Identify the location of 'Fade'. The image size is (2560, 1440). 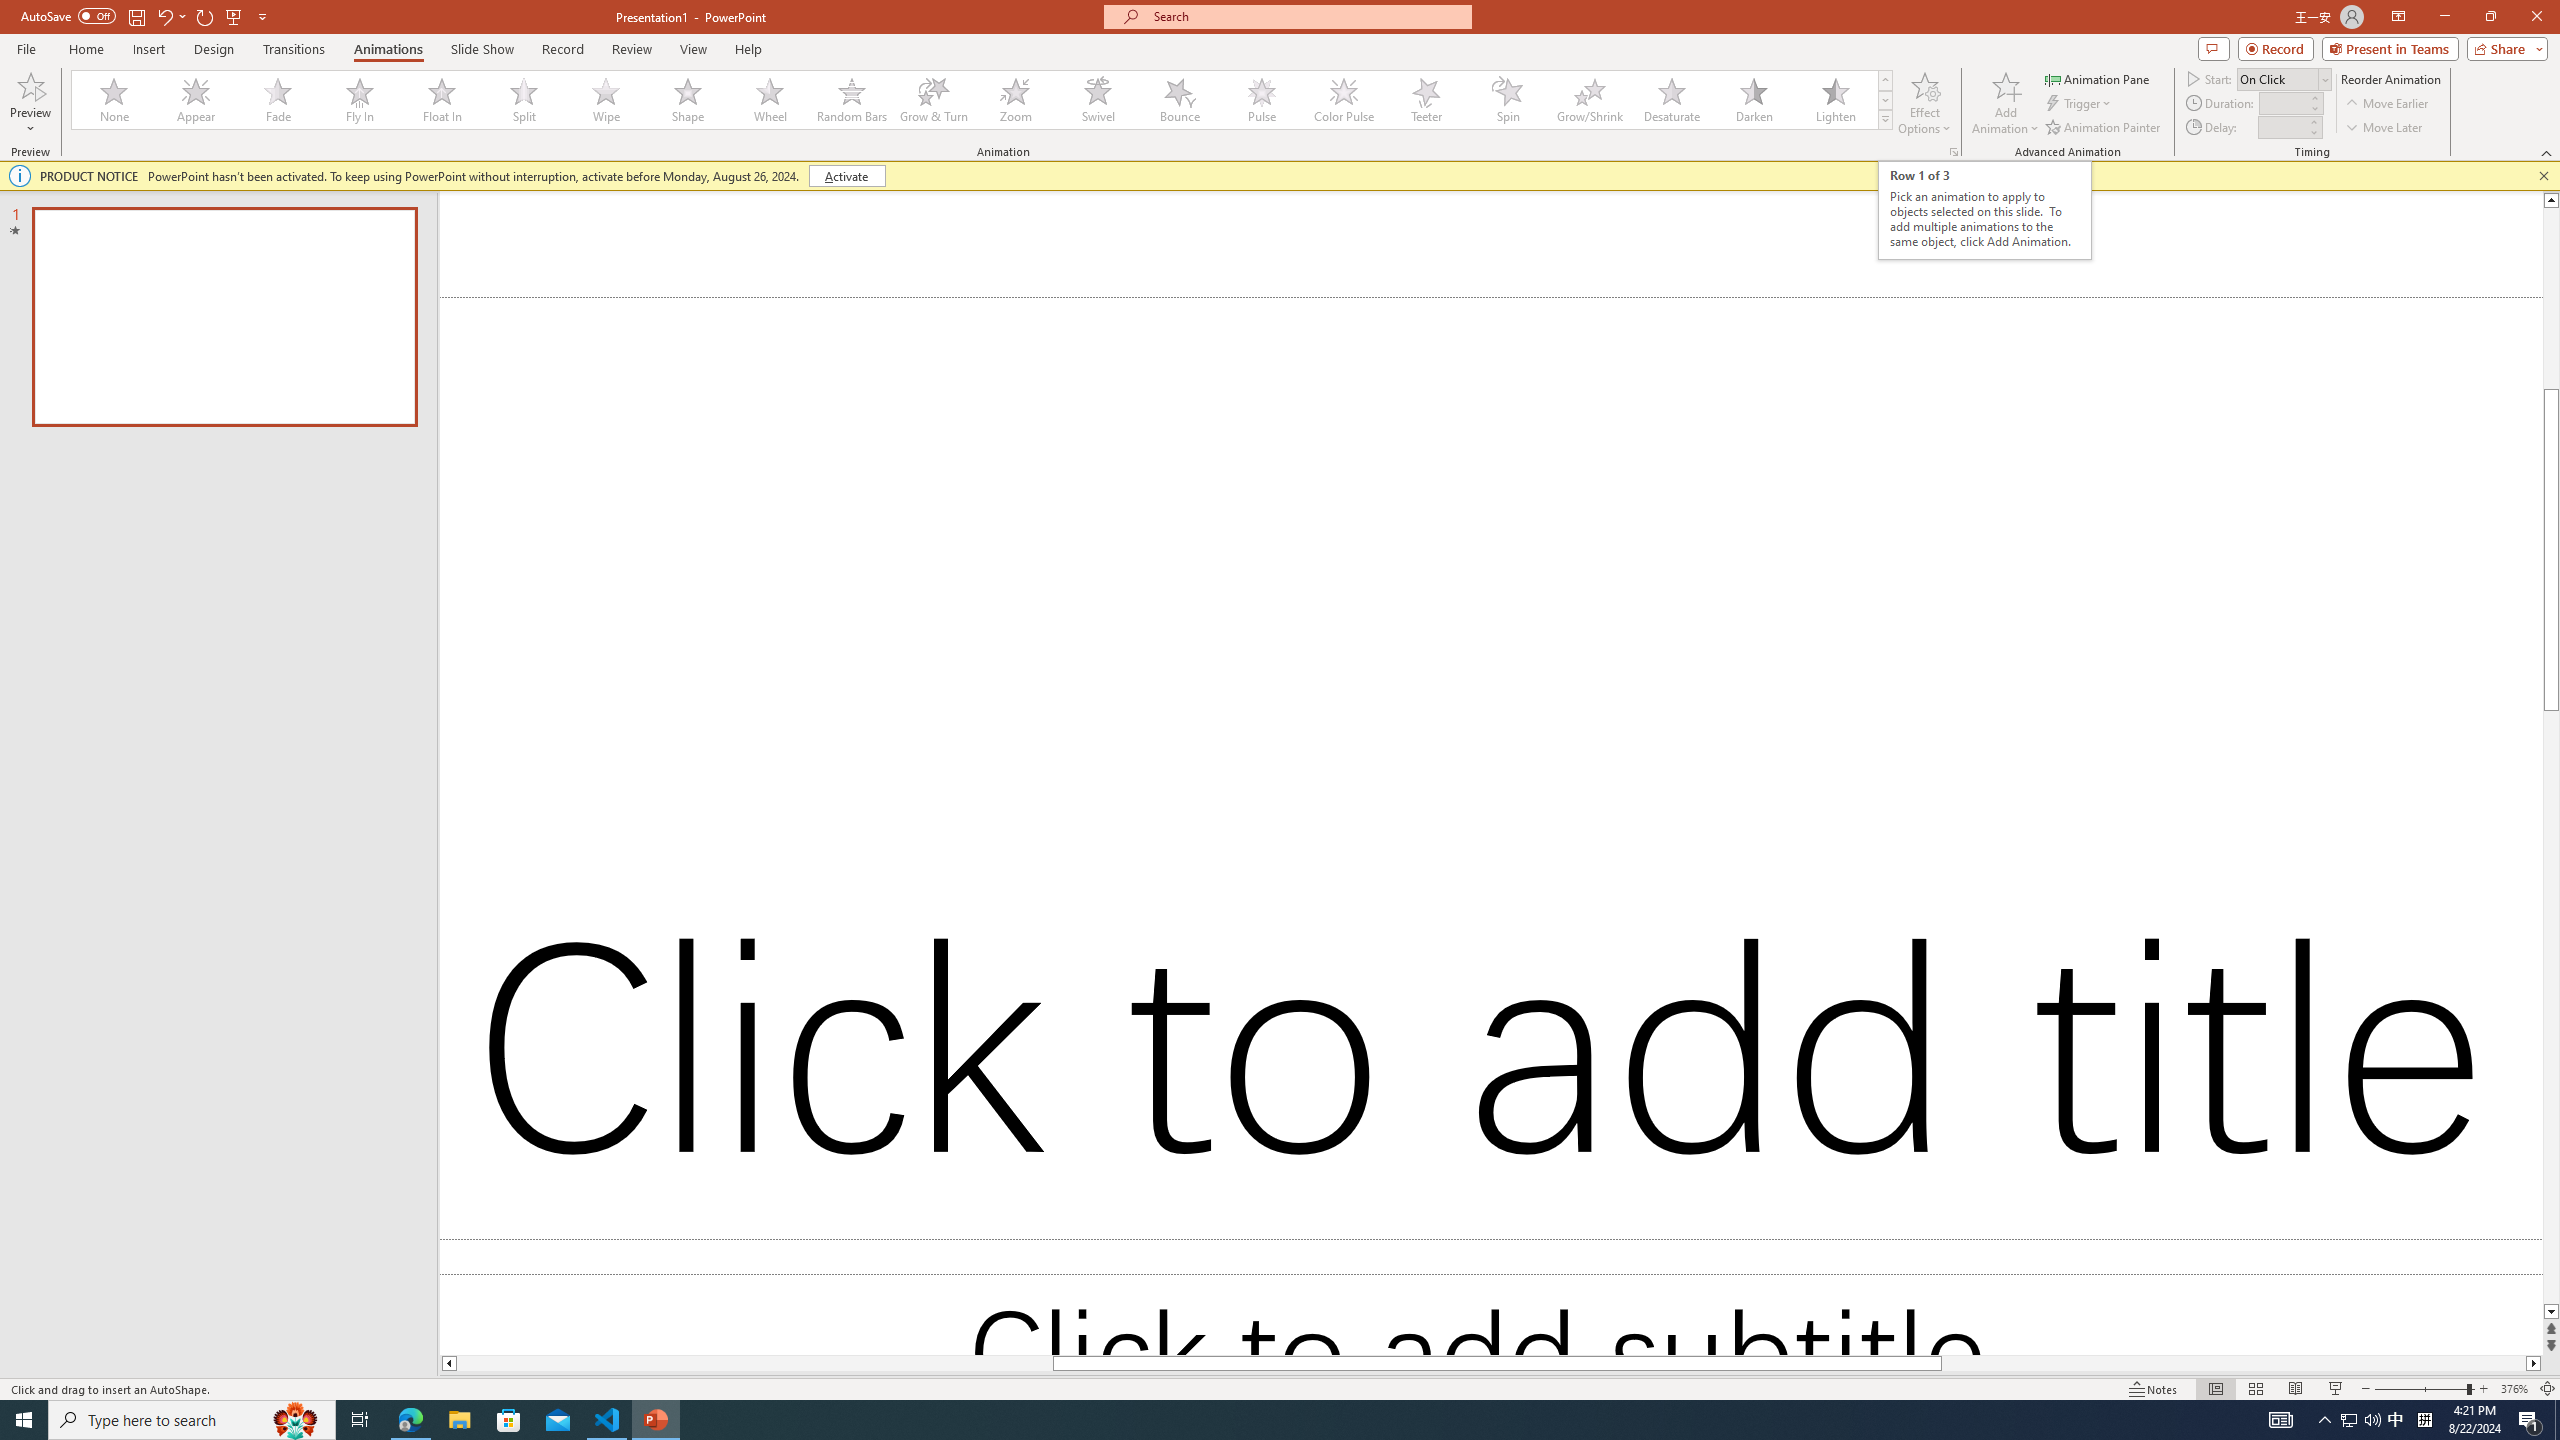
(278, 99).